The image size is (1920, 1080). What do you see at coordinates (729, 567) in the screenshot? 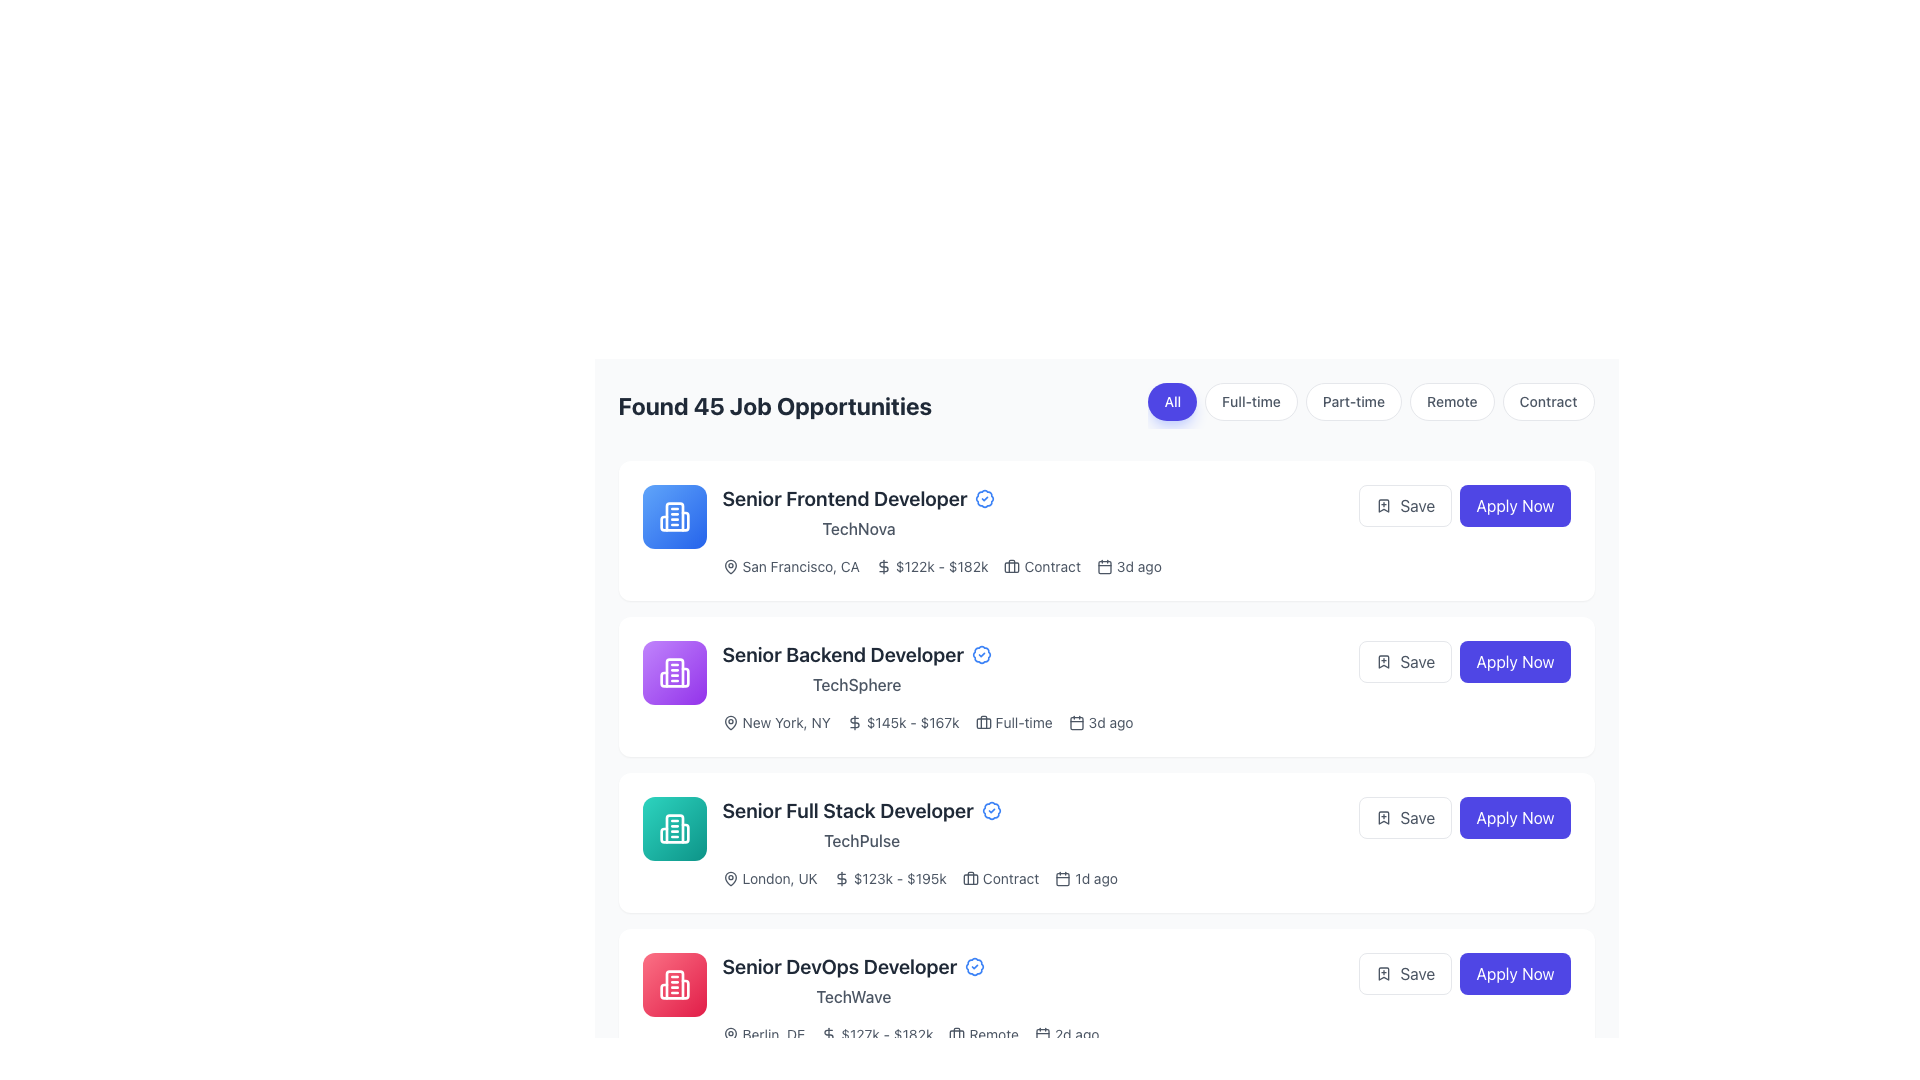
I see `the small, circular pin icon representing a location, located to the left of the text 'San Francisco, CA' in the first job listing` at bounding box center [729, 567].